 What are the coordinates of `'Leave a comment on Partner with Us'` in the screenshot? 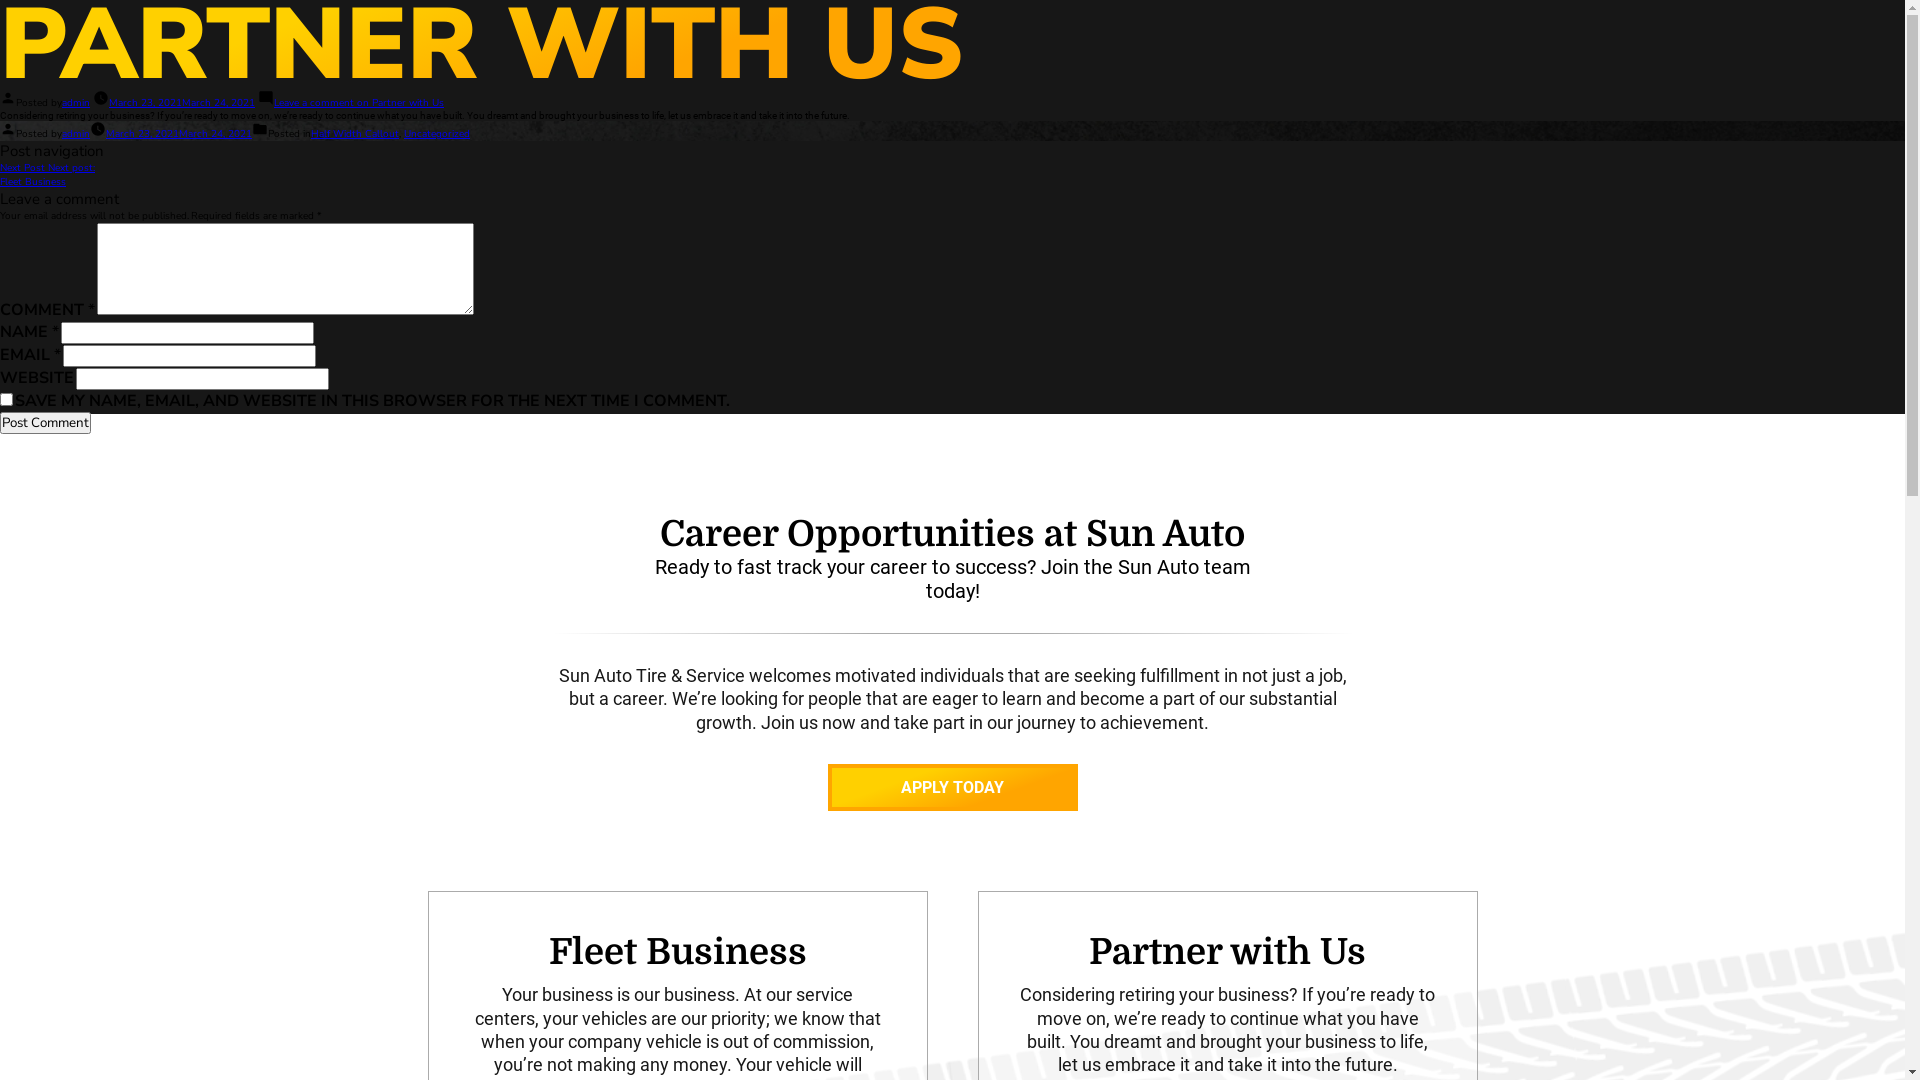 It's located at (359, 103).